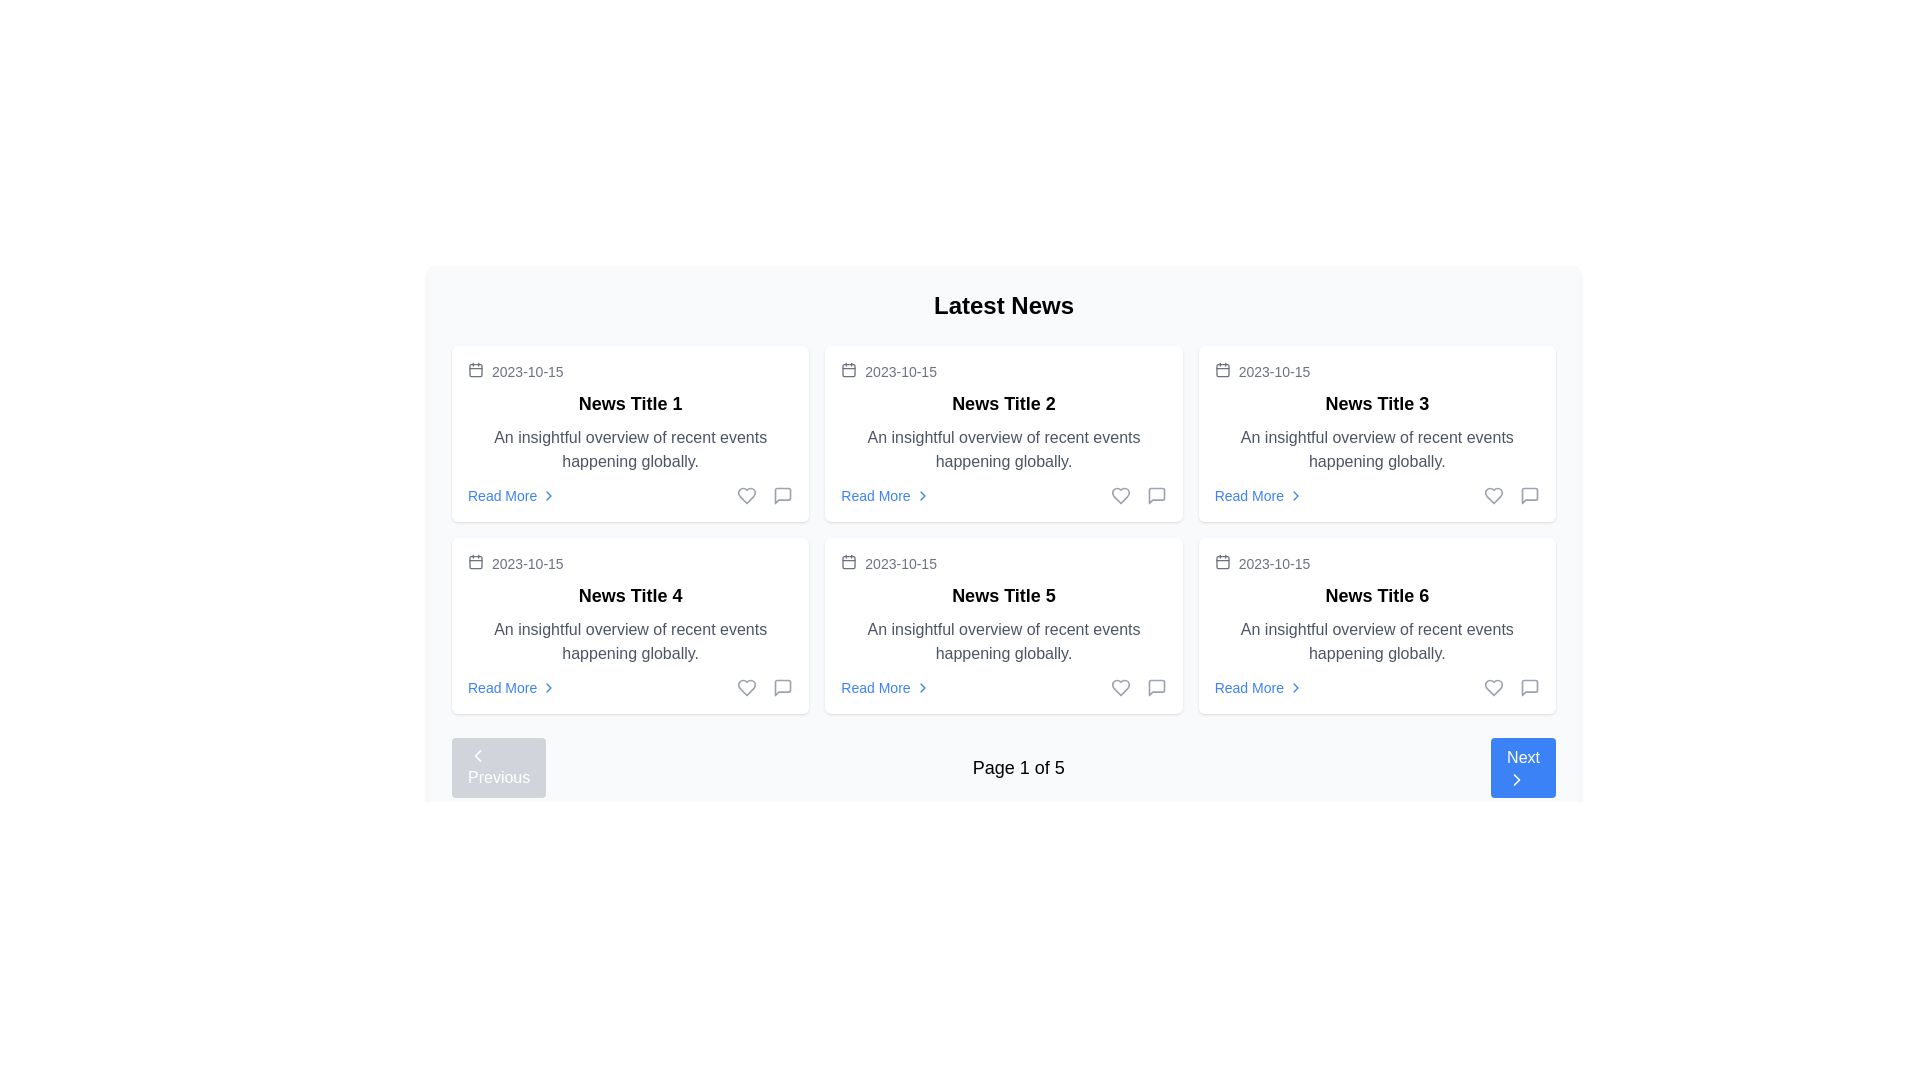  Describe the element at coordinates (900, 563) in the screenshot. I see `the text label displaying the date '2023-10-15', which is located in the second row, second column of the 'News Title 5' card, directly below the calendar icon` at that location.